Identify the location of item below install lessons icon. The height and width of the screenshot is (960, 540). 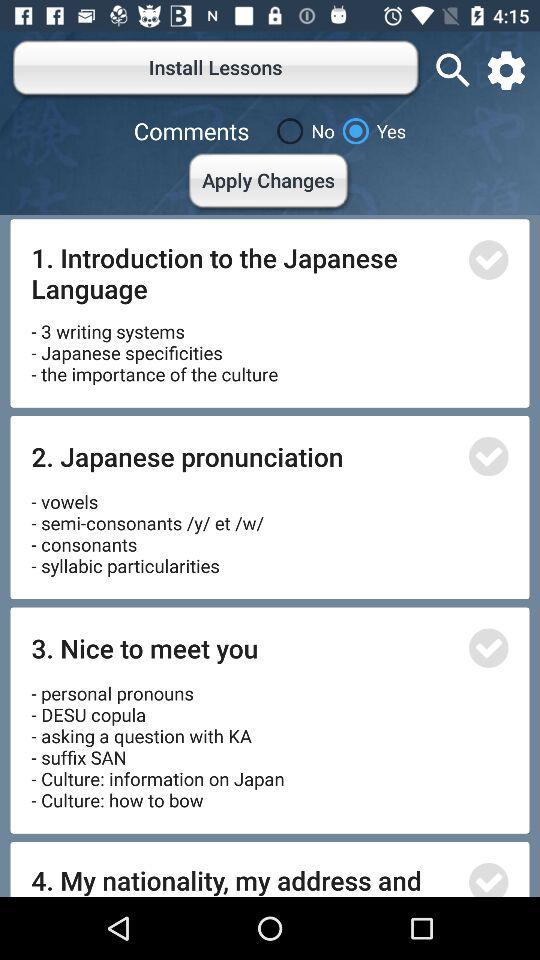
(301, 130).